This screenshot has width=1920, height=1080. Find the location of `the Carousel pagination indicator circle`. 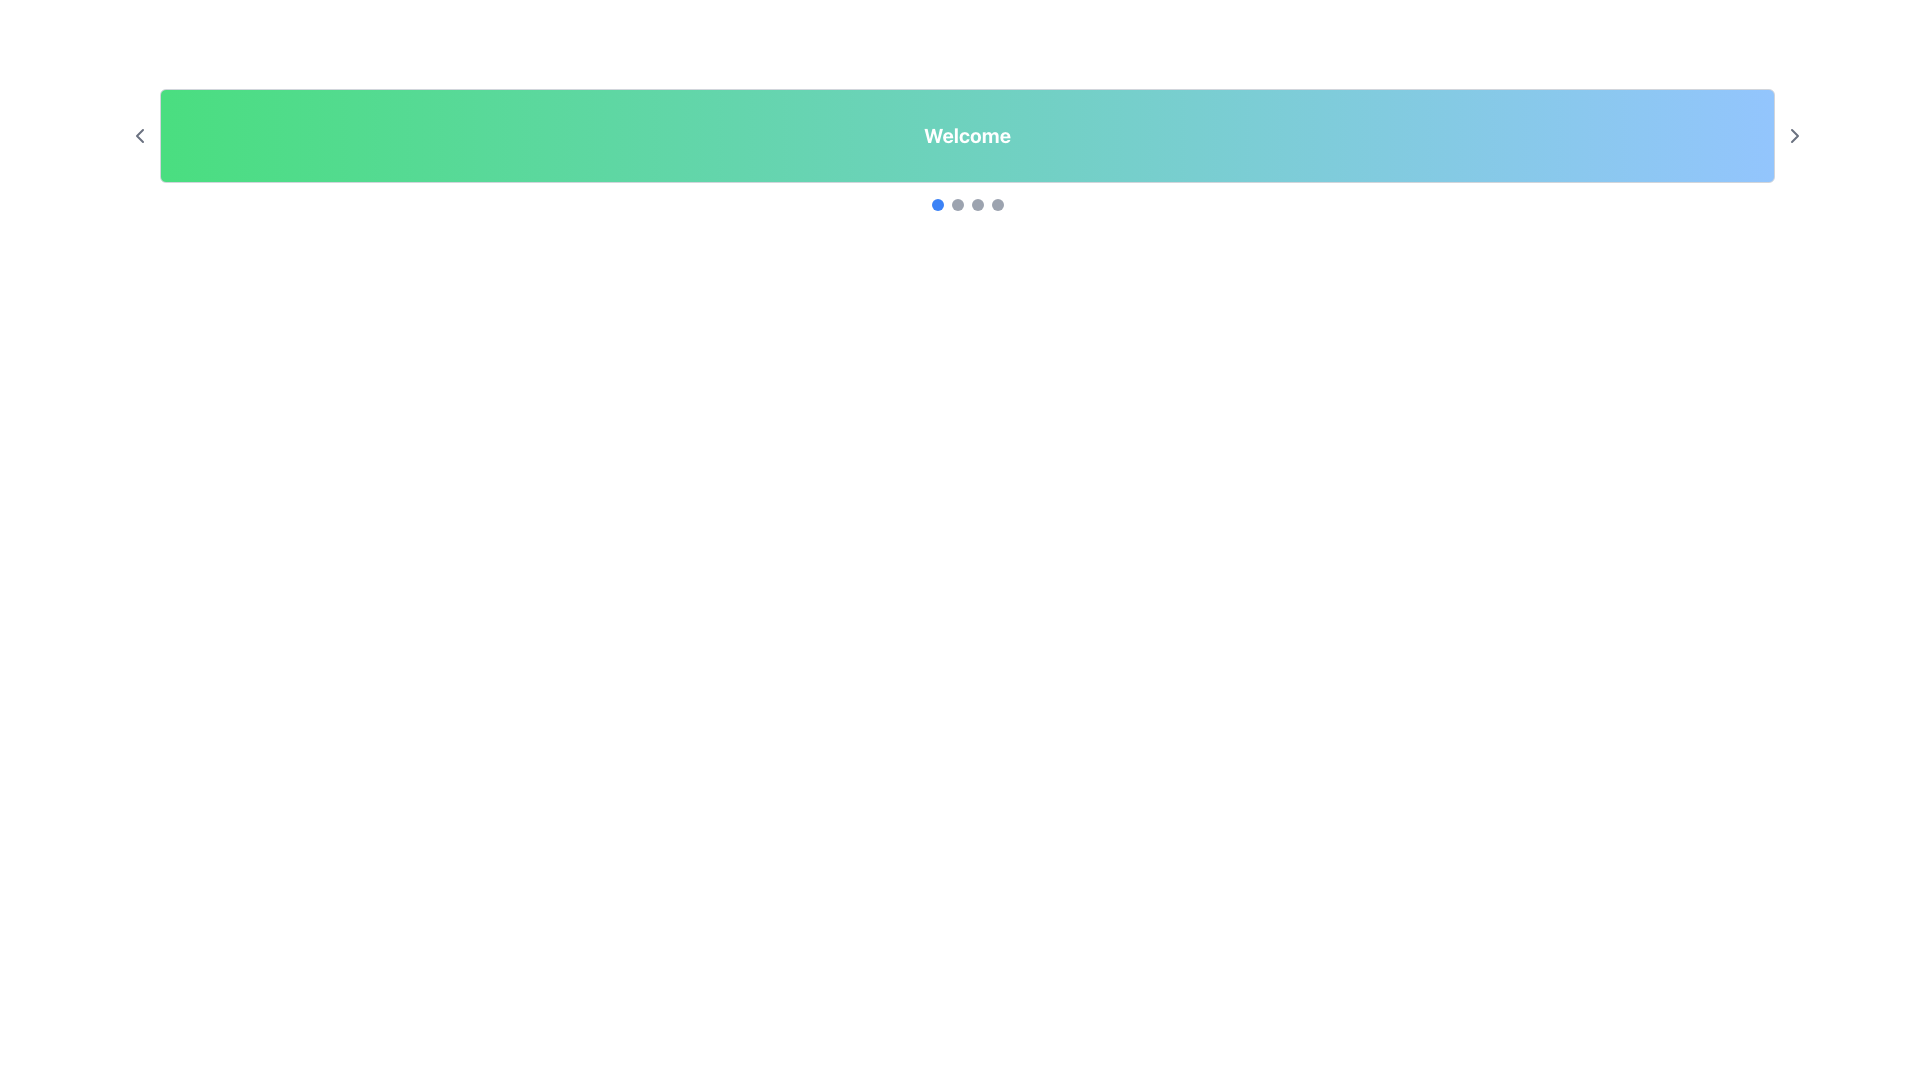

the Carousel pagination indicator circle is located at coordinates (967, 204).